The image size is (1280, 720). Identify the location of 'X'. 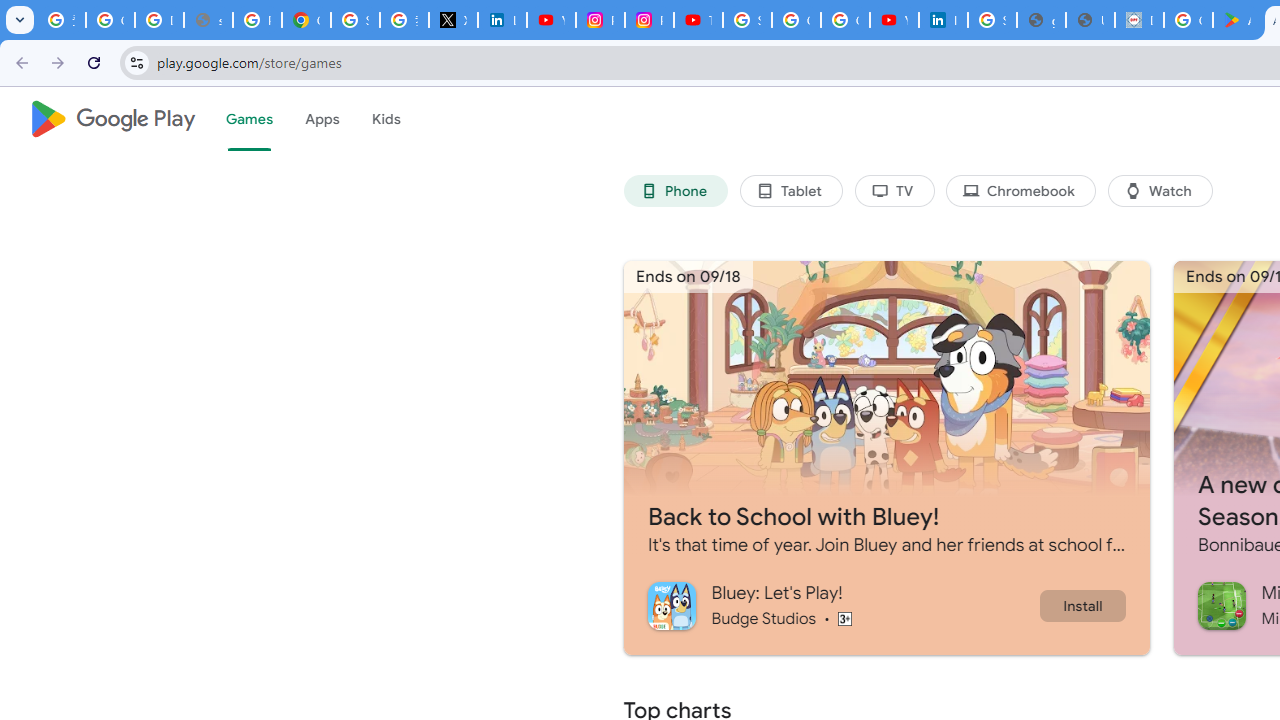
(452, 20).